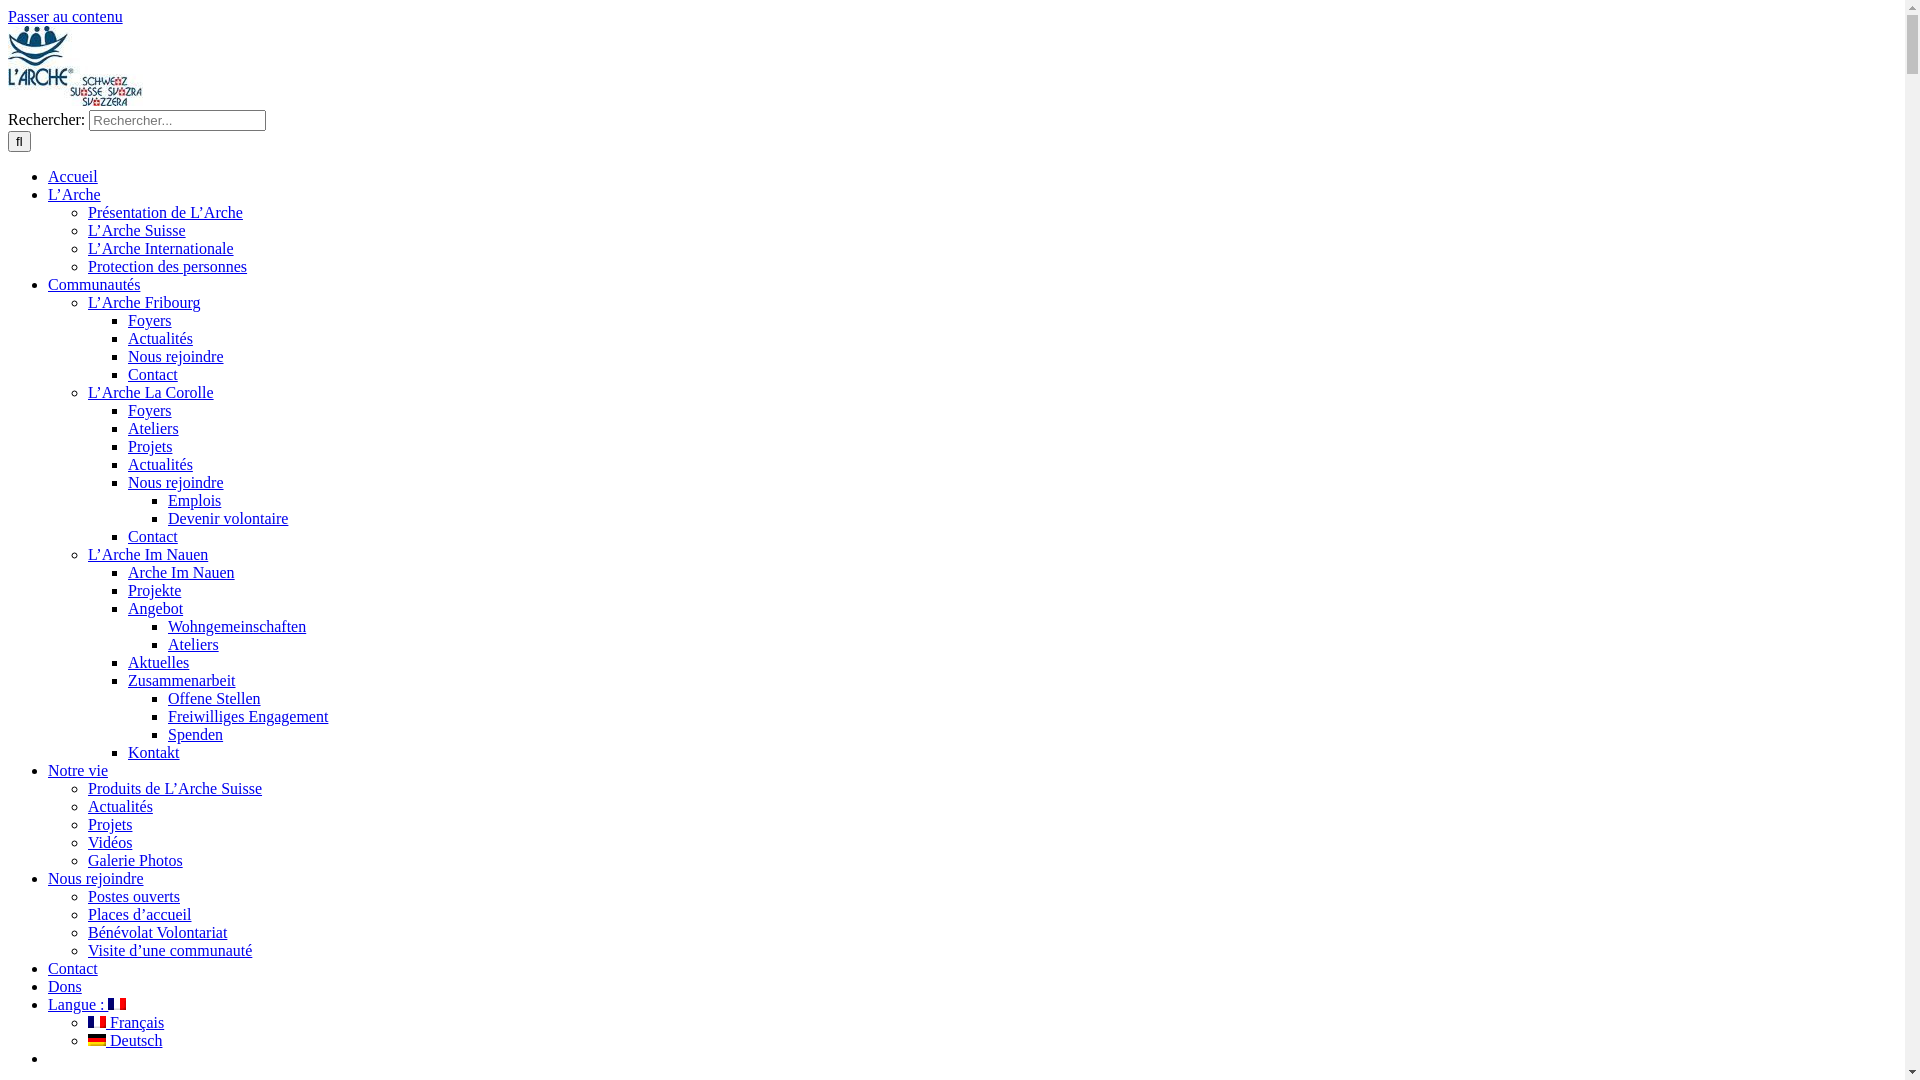 The height and width of the screenshot is (1080, 1920). What do you see at coordinates (86, 265) in the screenshot?
I see `'Protection des personnes'` at bounding box center [86, 265].